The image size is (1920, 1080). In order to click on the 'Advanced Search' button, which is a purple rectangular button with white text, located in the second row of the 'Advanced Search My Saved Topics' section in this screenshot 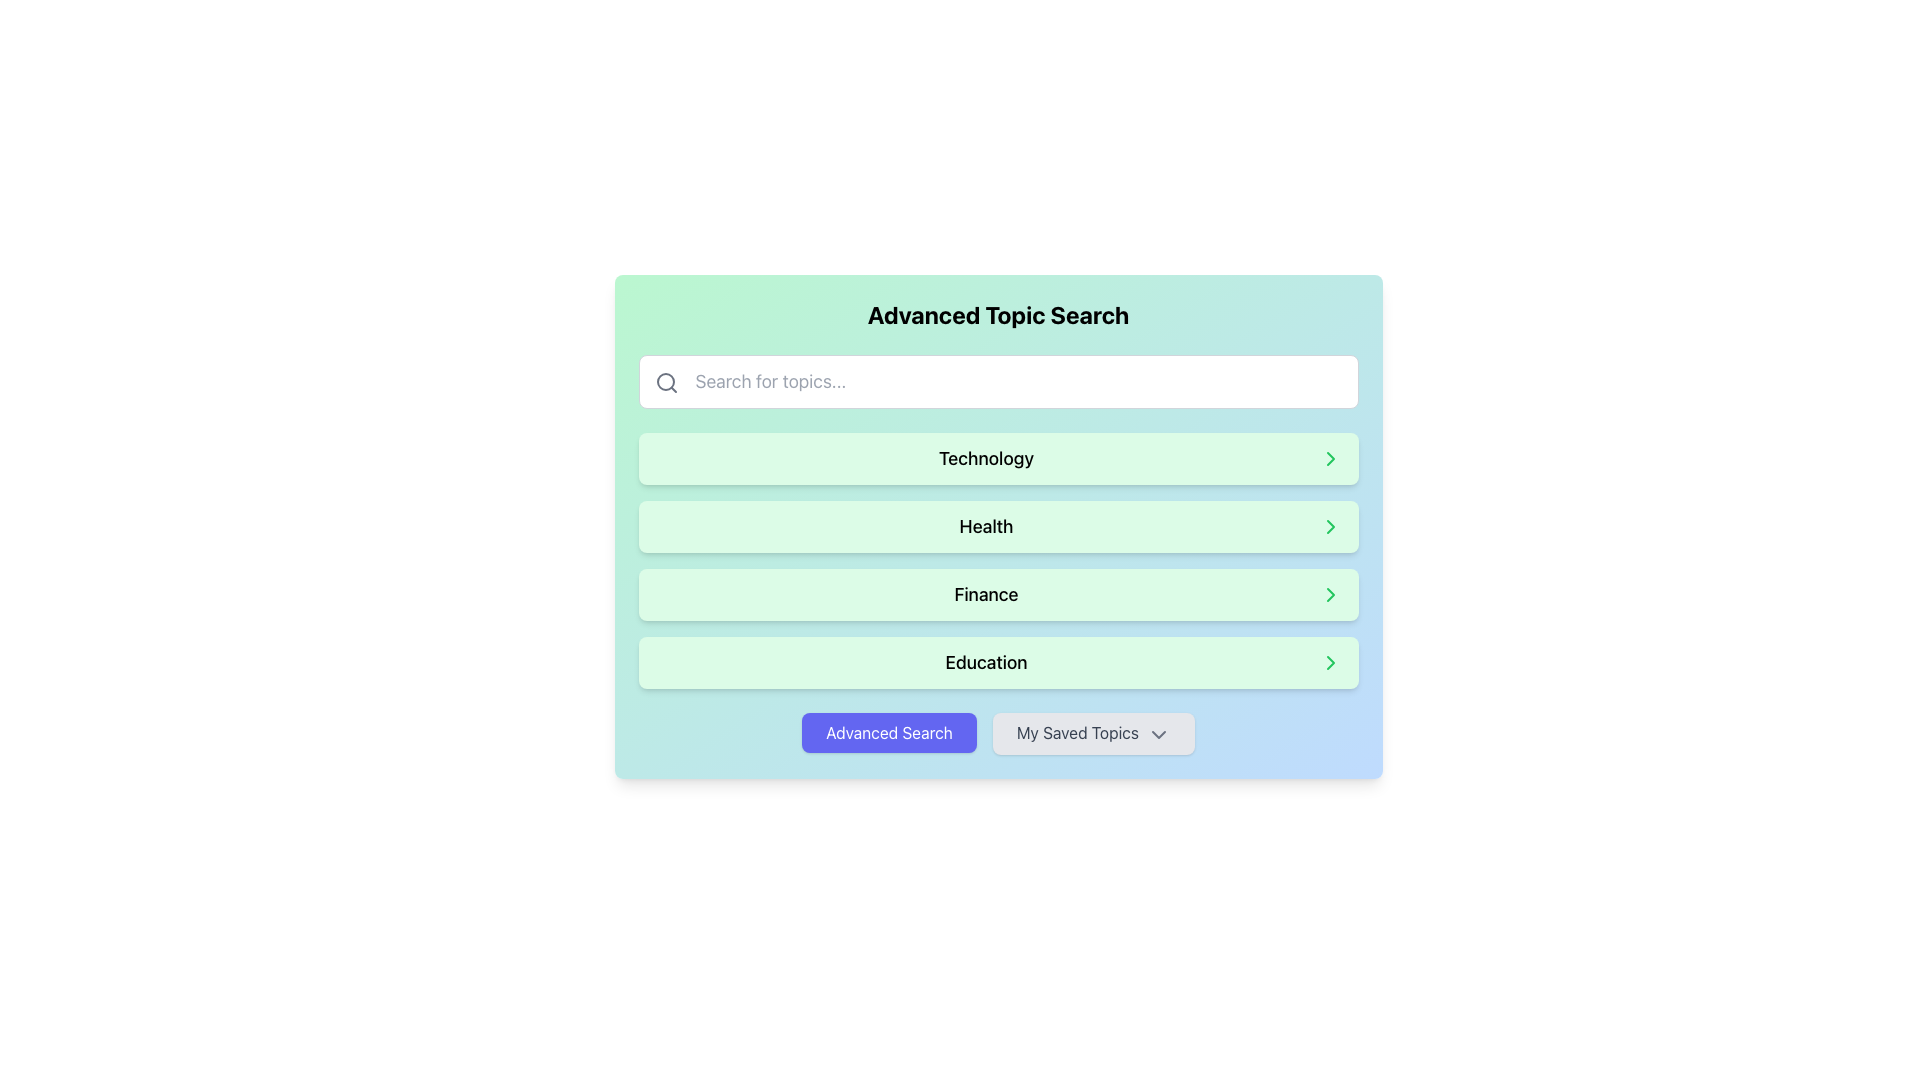, I will do `click(888, 732)`.